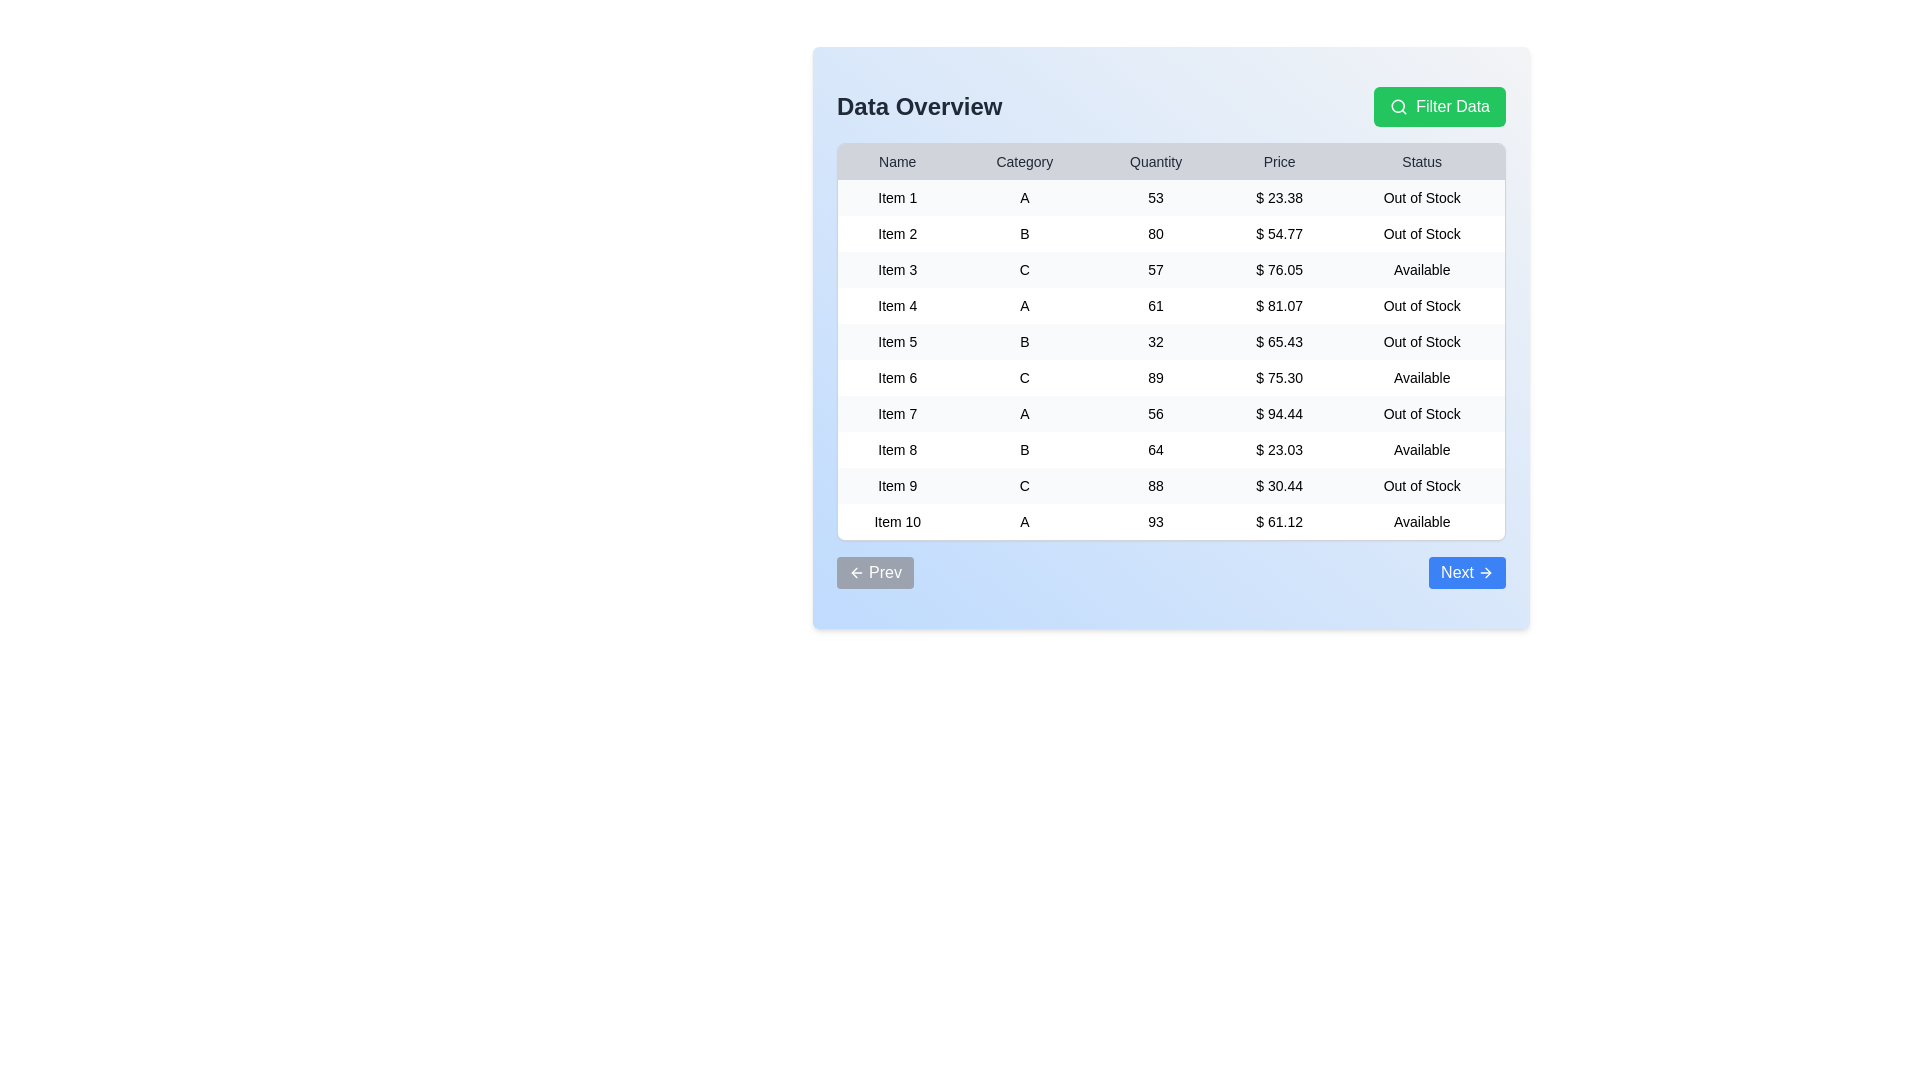  What do you see at coordinates (875, 573) in the screenshot?
I see `the Prev button in the footer` at bounding box center [875, 573].